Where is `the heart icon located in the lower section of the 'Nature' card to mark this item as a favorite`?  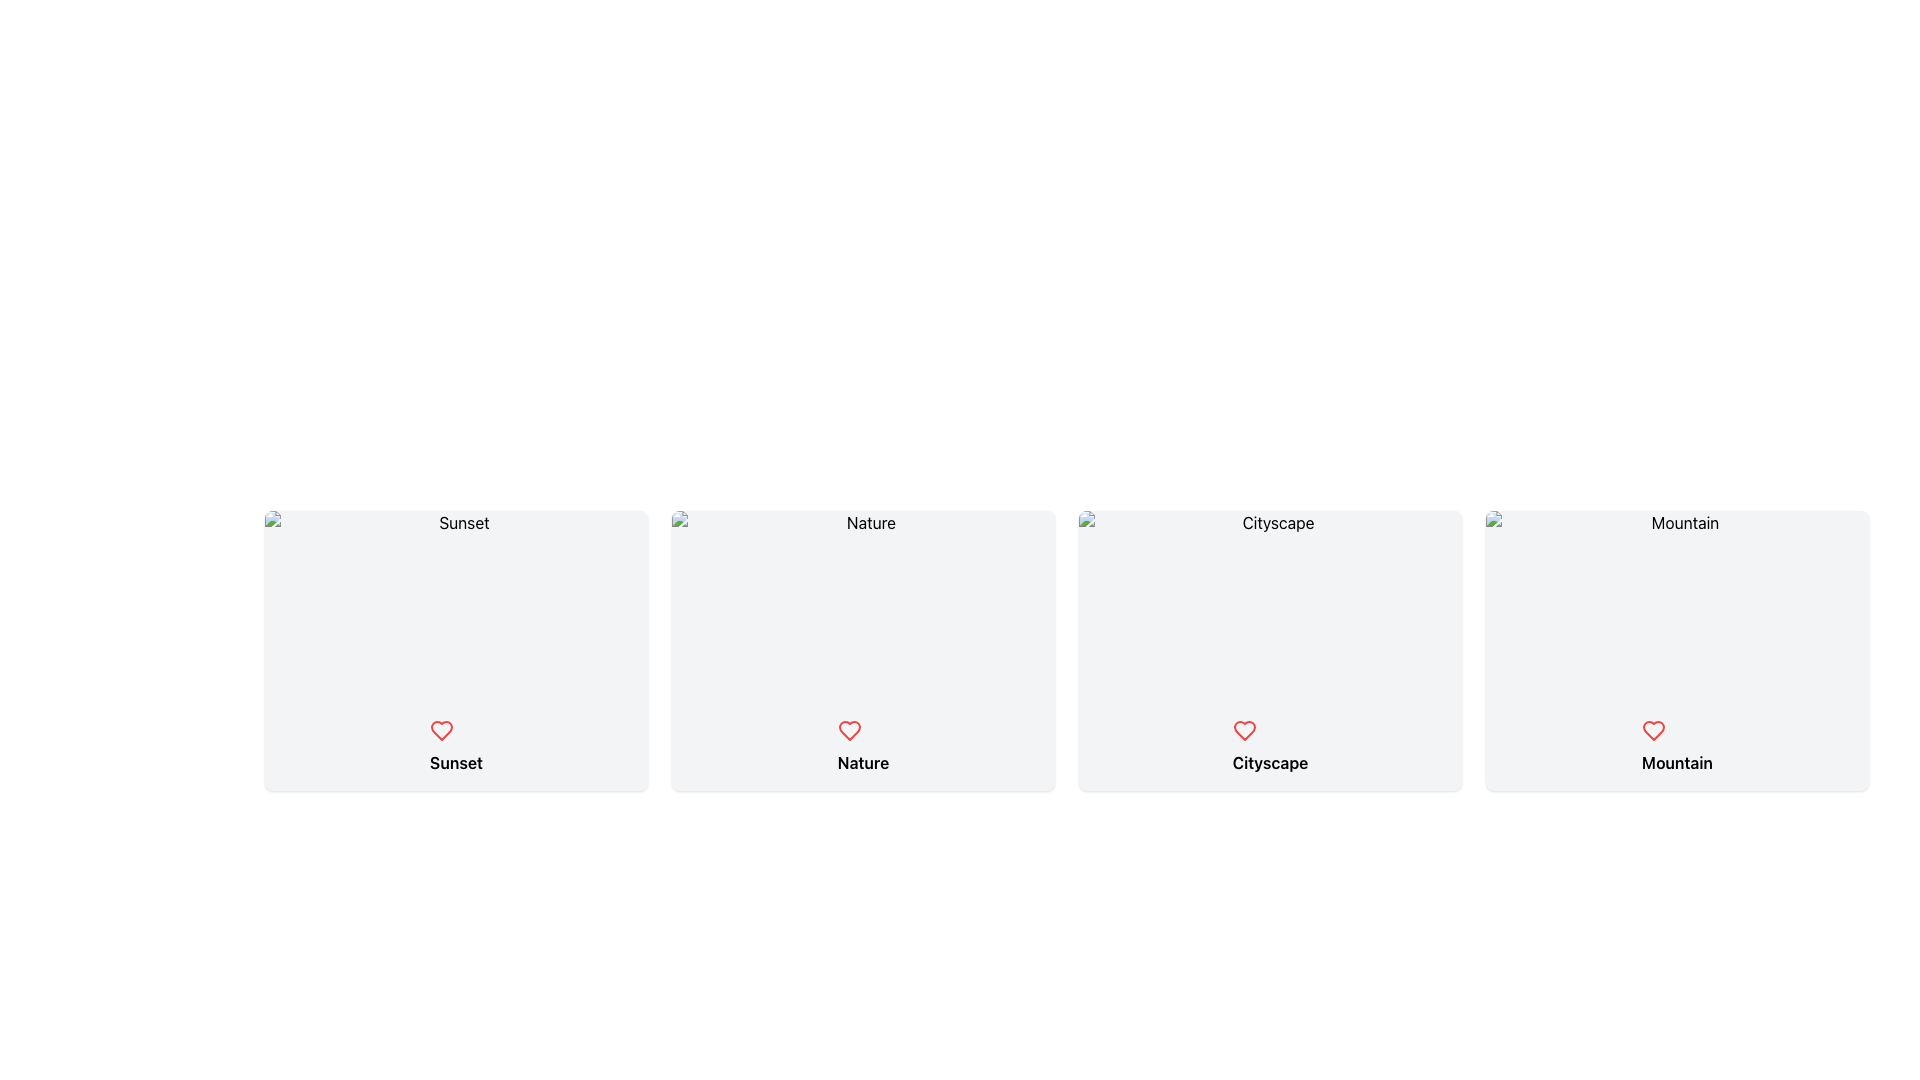
the heart icon located in the lower section of the 'Nature' card to mark this item as a favorite is located at coordinates (849, 731).